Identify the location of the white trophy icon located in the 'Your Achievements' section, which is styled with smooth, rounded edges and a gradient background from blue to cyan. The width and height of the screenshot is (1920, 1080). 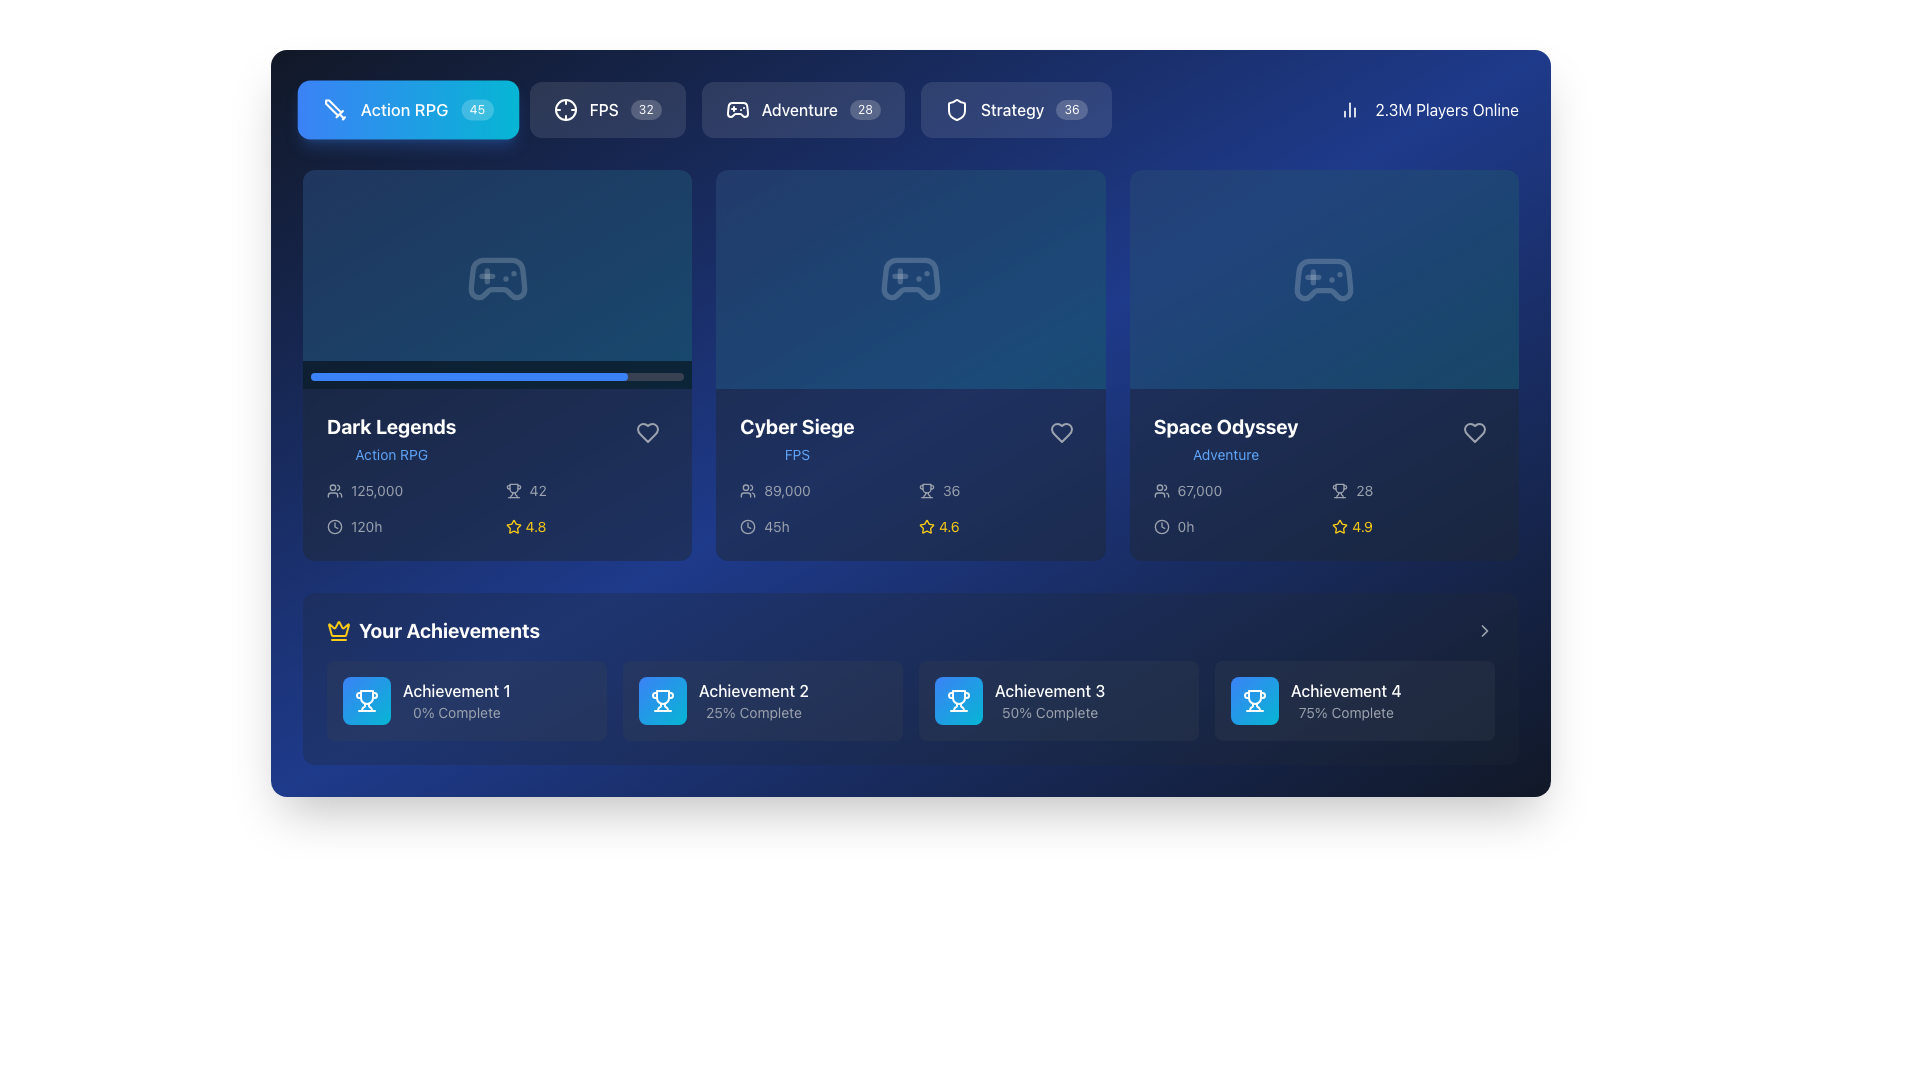
(958, 700).